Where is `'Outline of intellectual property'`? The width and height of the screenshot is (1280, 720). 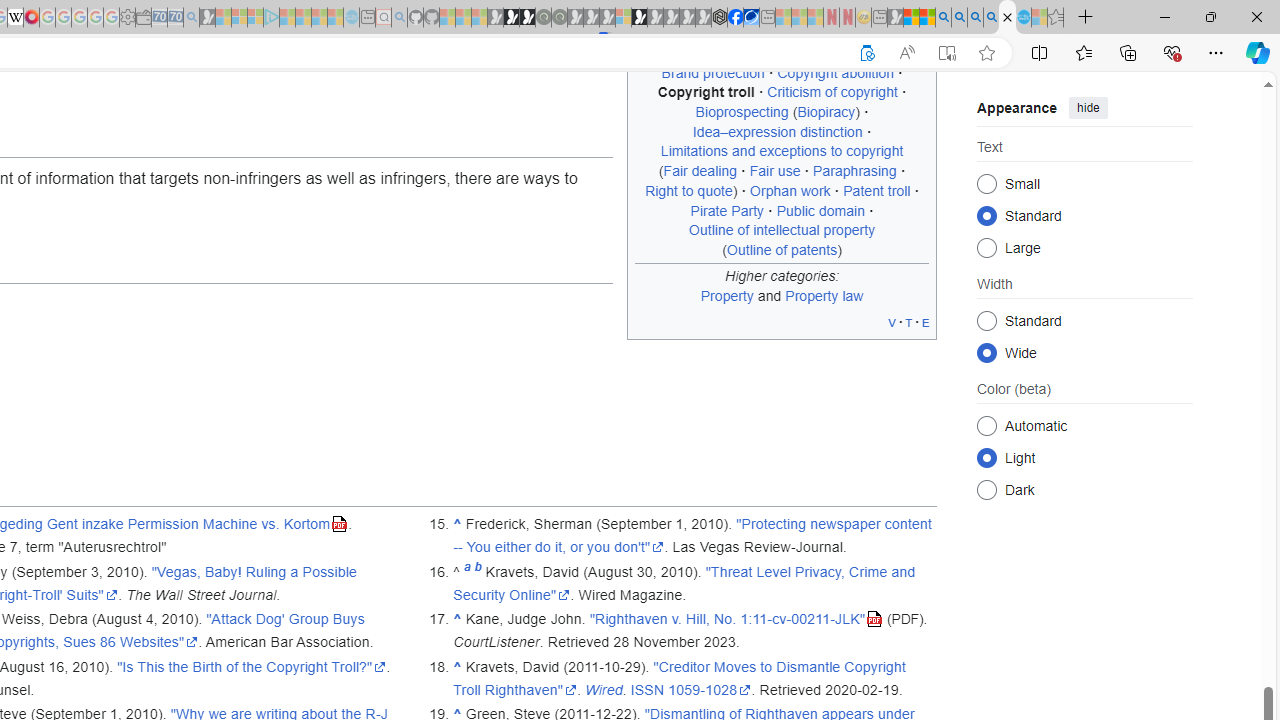
'Outline of intellectual property' is located at coordinates (781, 229).